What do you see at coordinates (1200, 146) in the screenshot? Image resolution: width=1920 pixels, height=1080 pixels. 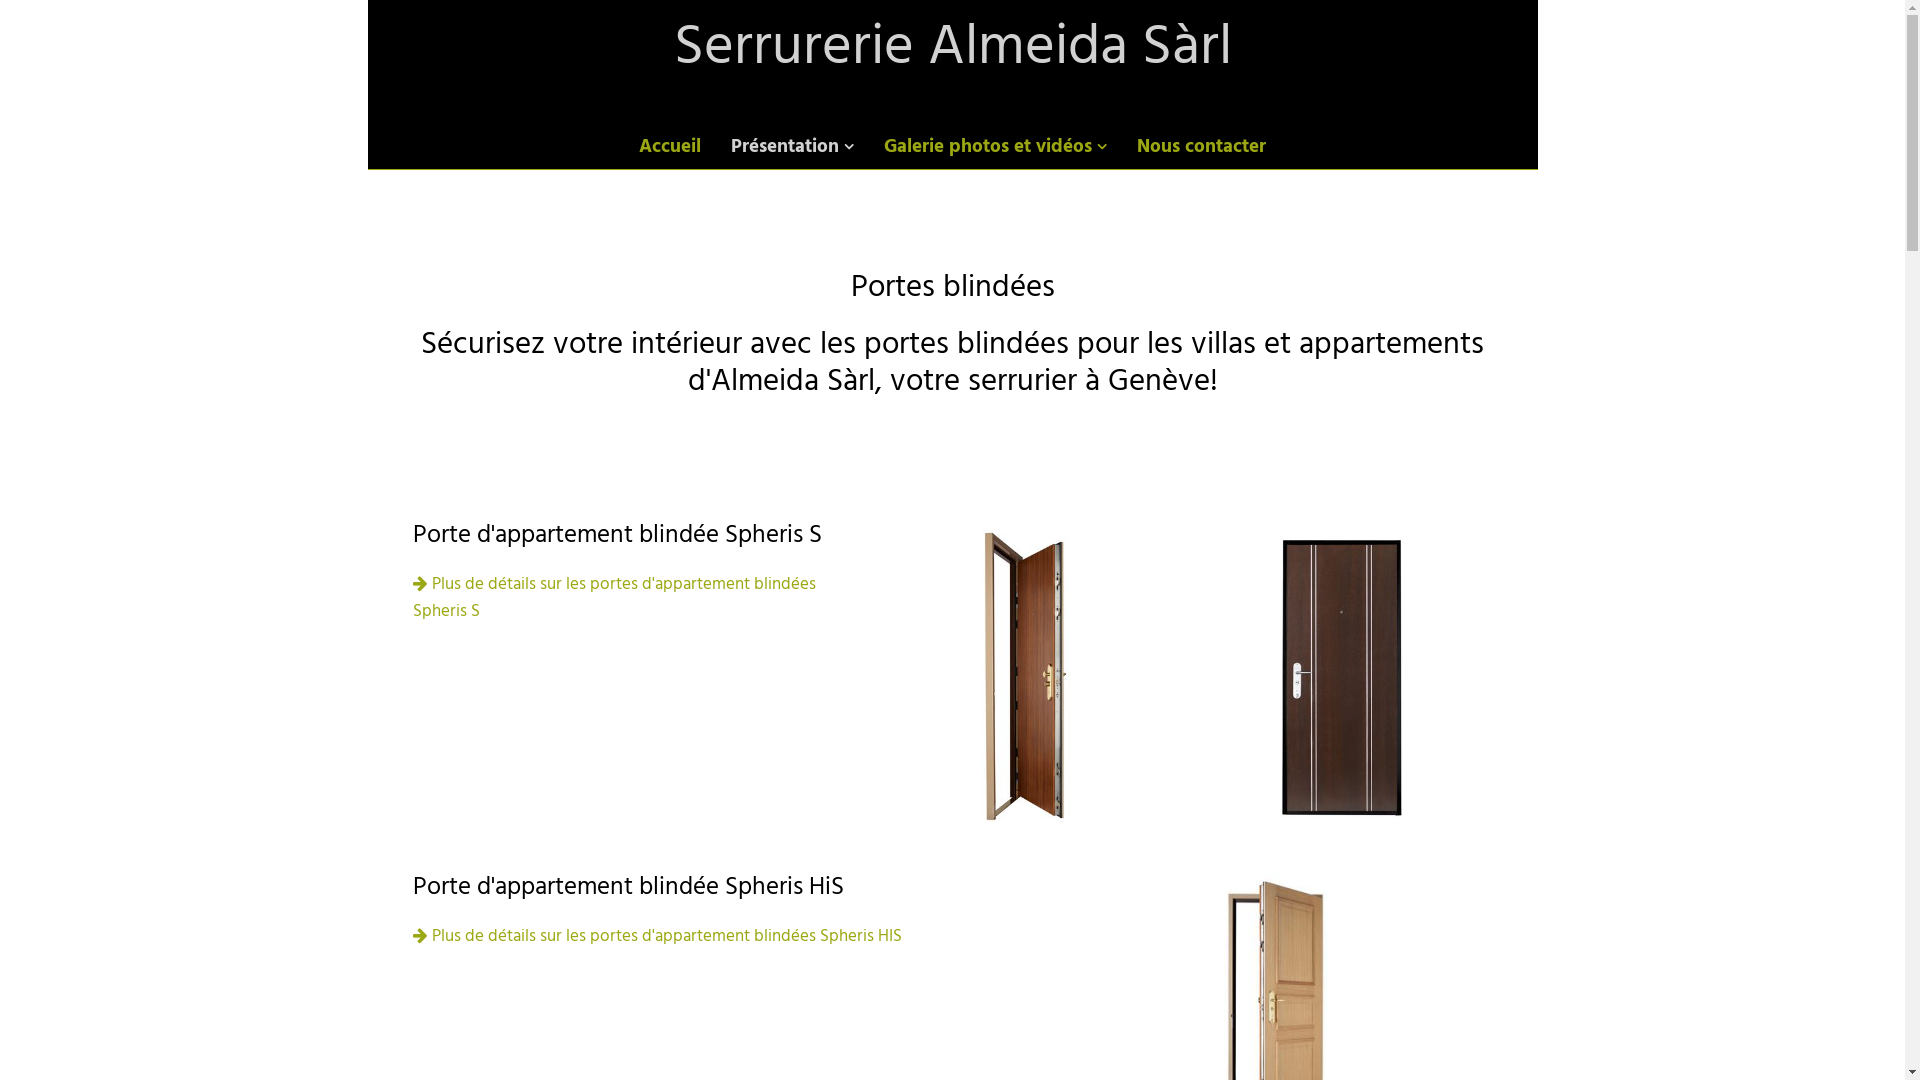 I see `'Nous contacter'` at bounding box center [1200, 146].